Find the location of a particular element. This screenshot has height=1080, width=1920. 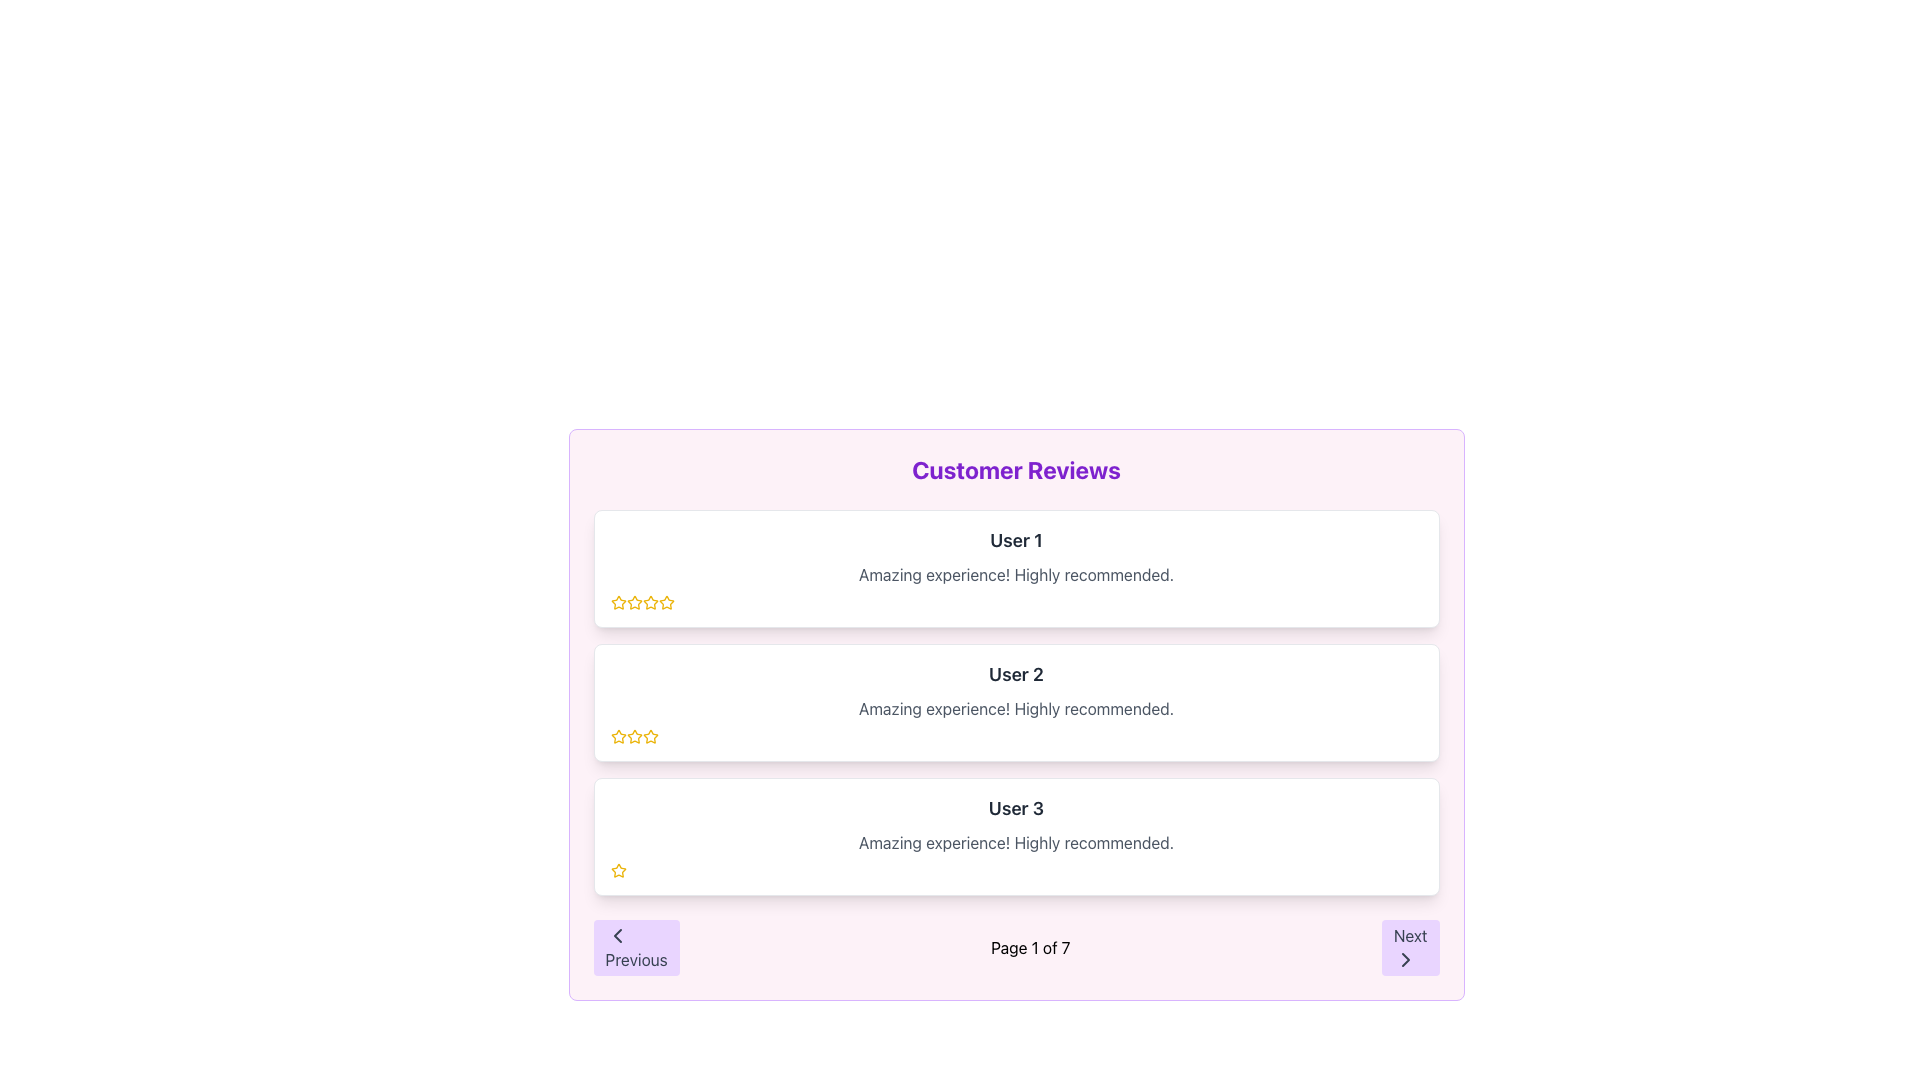

the second star icon in the rating system for 'User 2', which is gold with a thin outlined stroke and partially filled is located at coordinates (633, 736).